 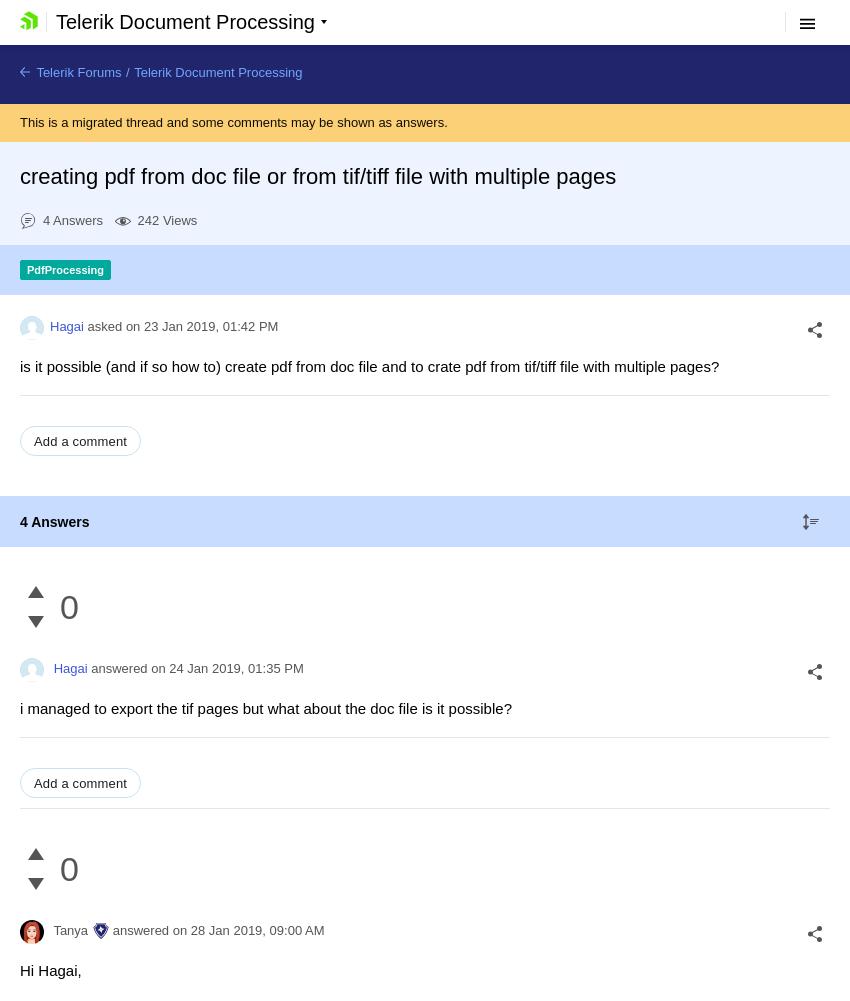 What do you see at coordinates (295, 930) in the screenshot?
I see `'09:00 AM'` at bounding box center [295, 930].